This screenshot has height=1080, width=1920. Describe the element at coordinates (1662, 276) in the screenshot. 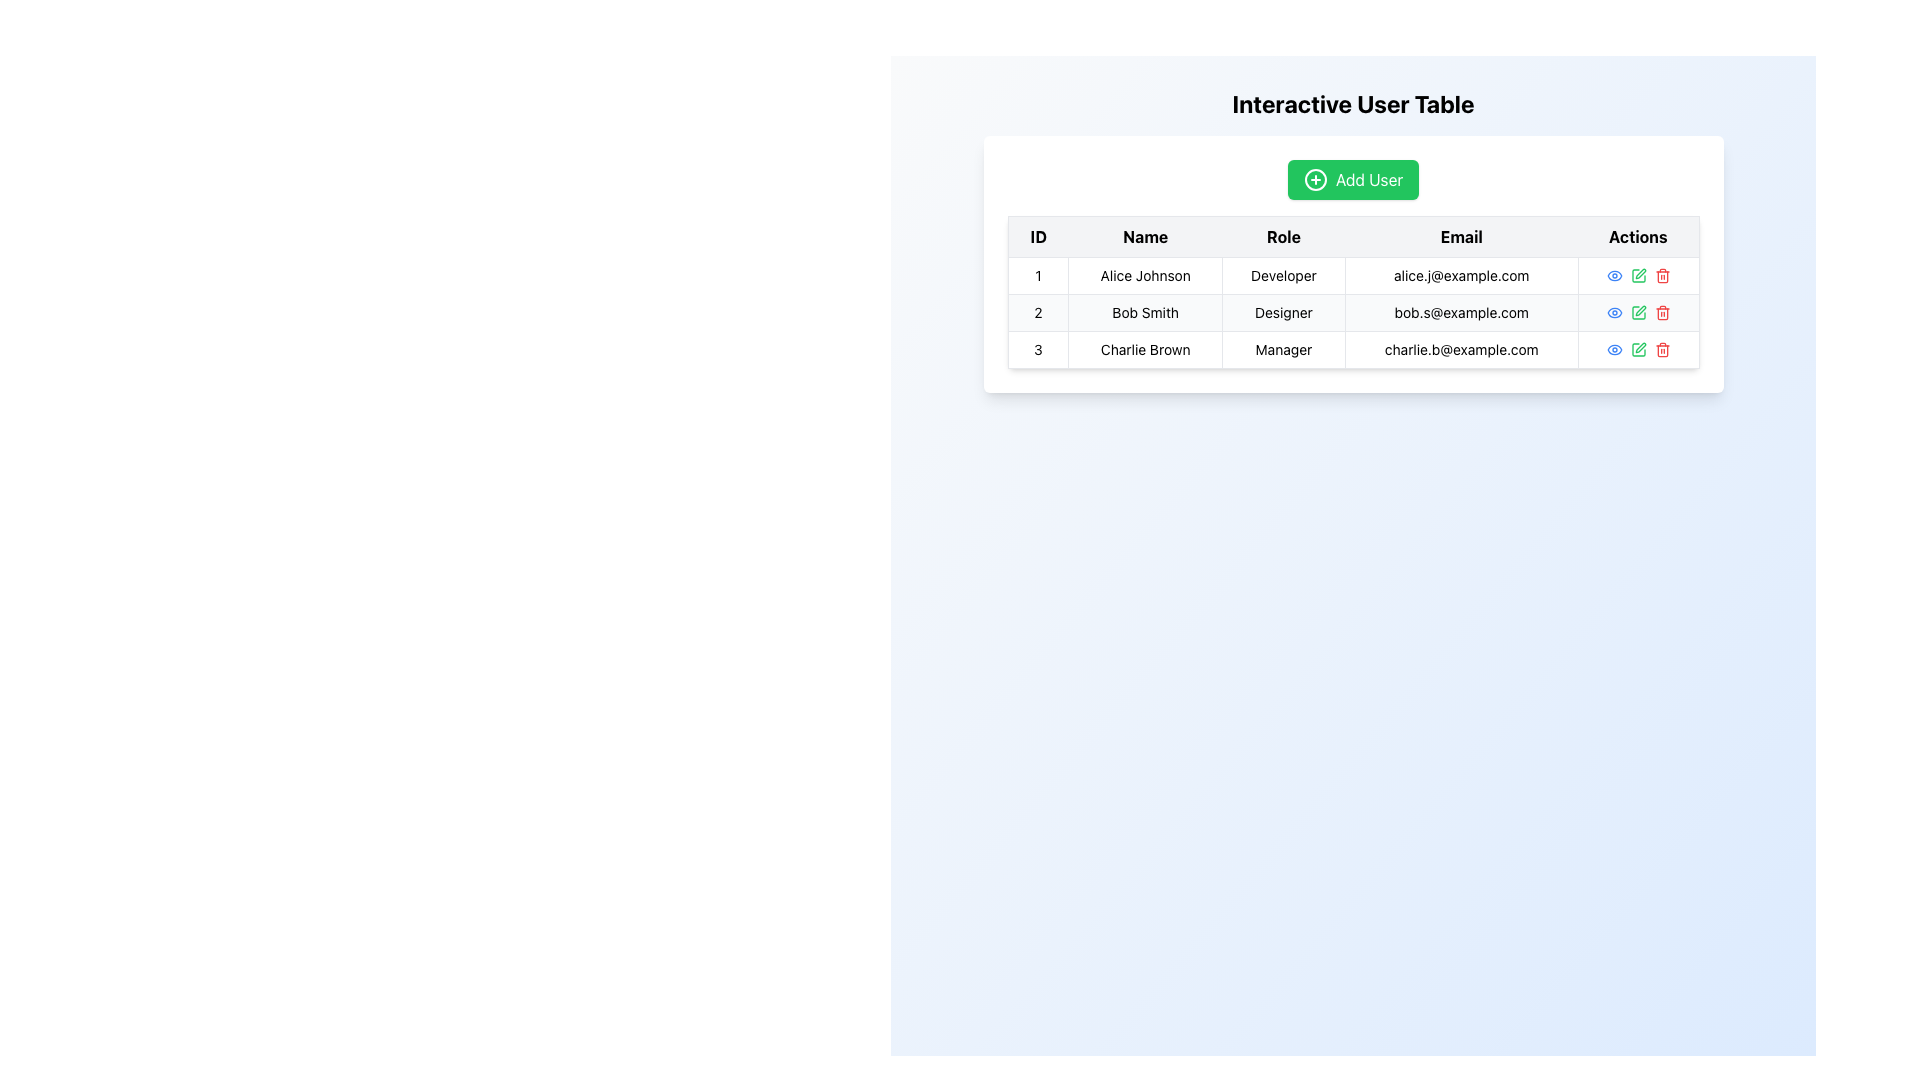

I see `the delete icon in the 'Actions' column` at that location.